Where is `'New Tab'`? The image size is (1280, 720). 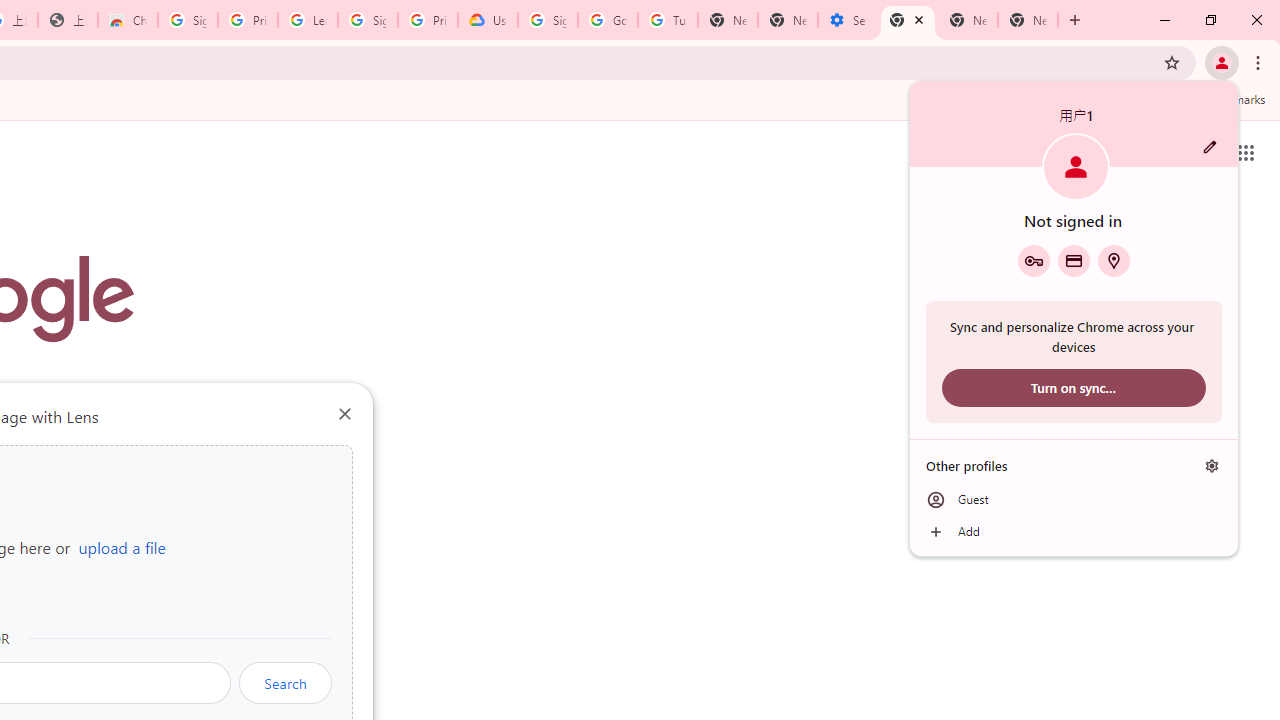 'New Tab' is located at coordinates (907, 20).